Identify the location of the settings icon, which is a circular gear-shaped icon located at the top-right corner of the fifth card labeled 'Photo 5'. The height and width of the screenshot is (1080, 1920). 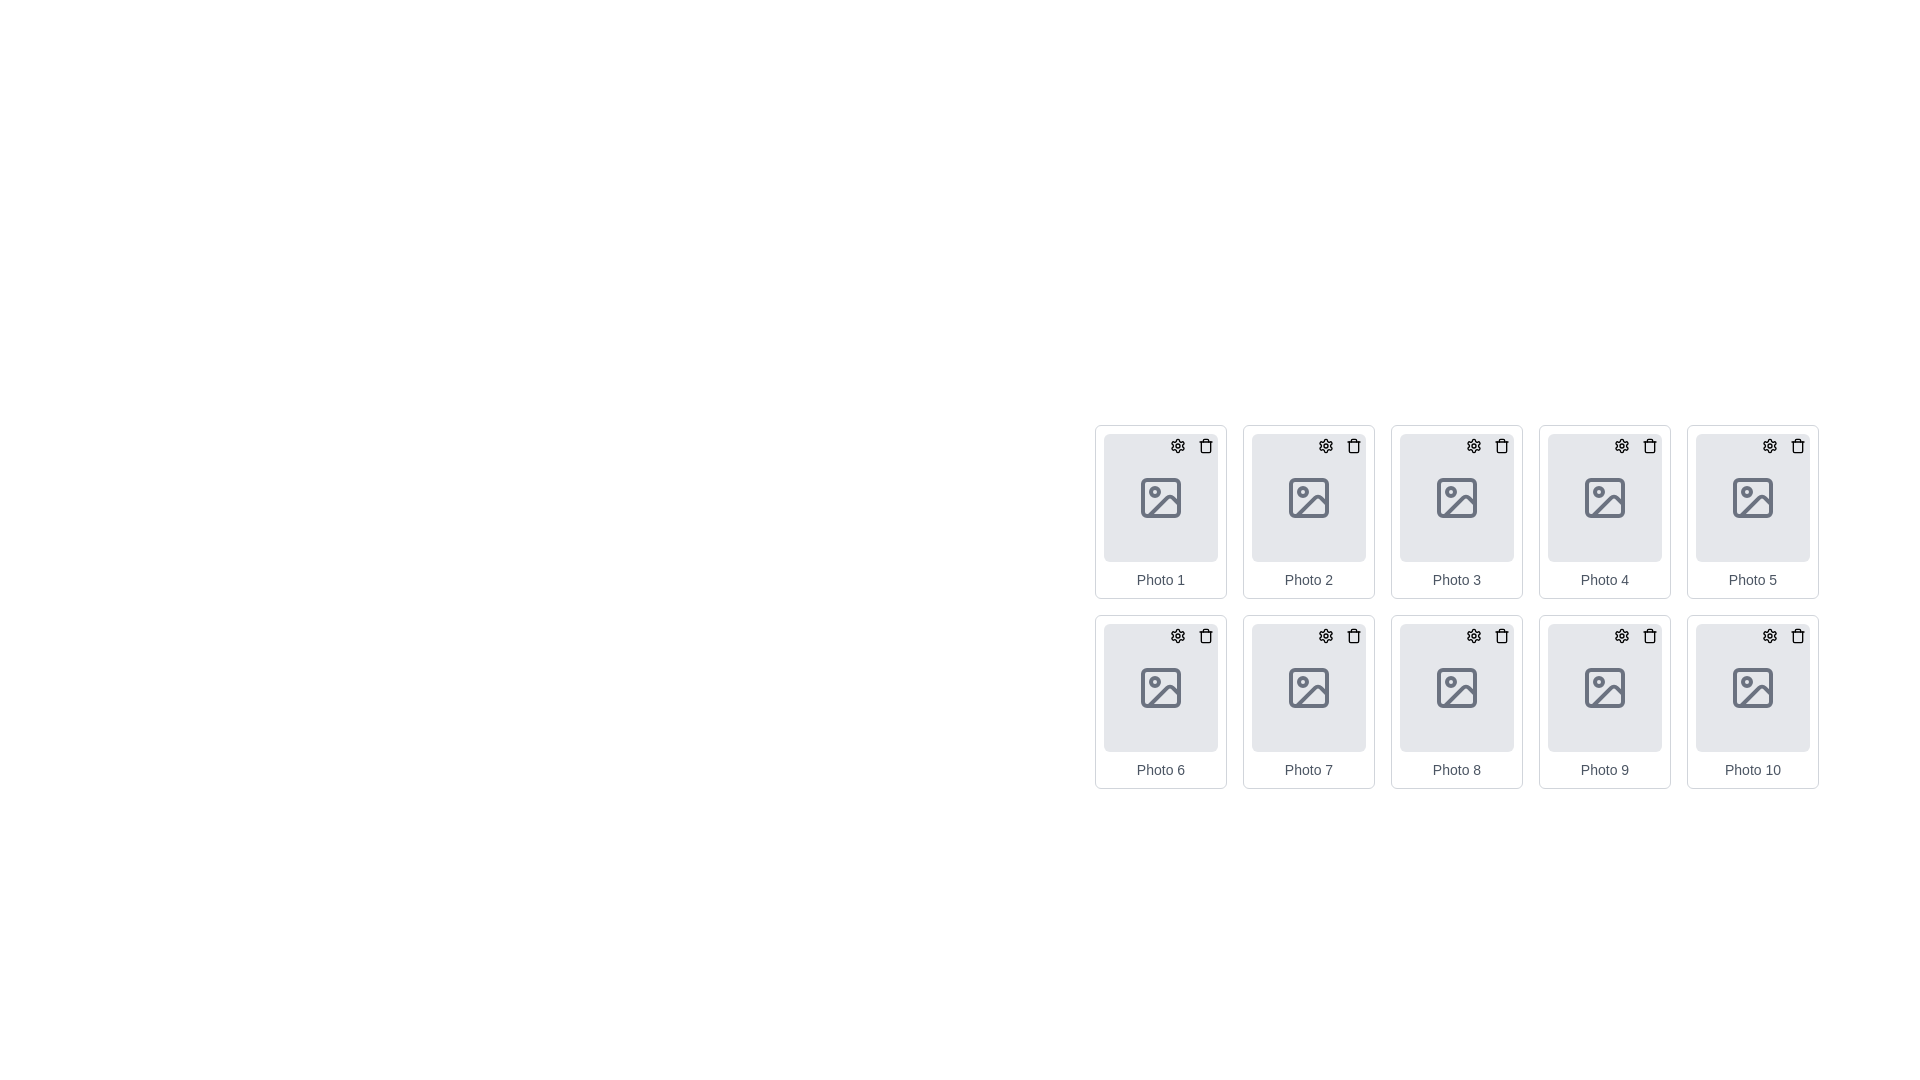
(1770, 445).